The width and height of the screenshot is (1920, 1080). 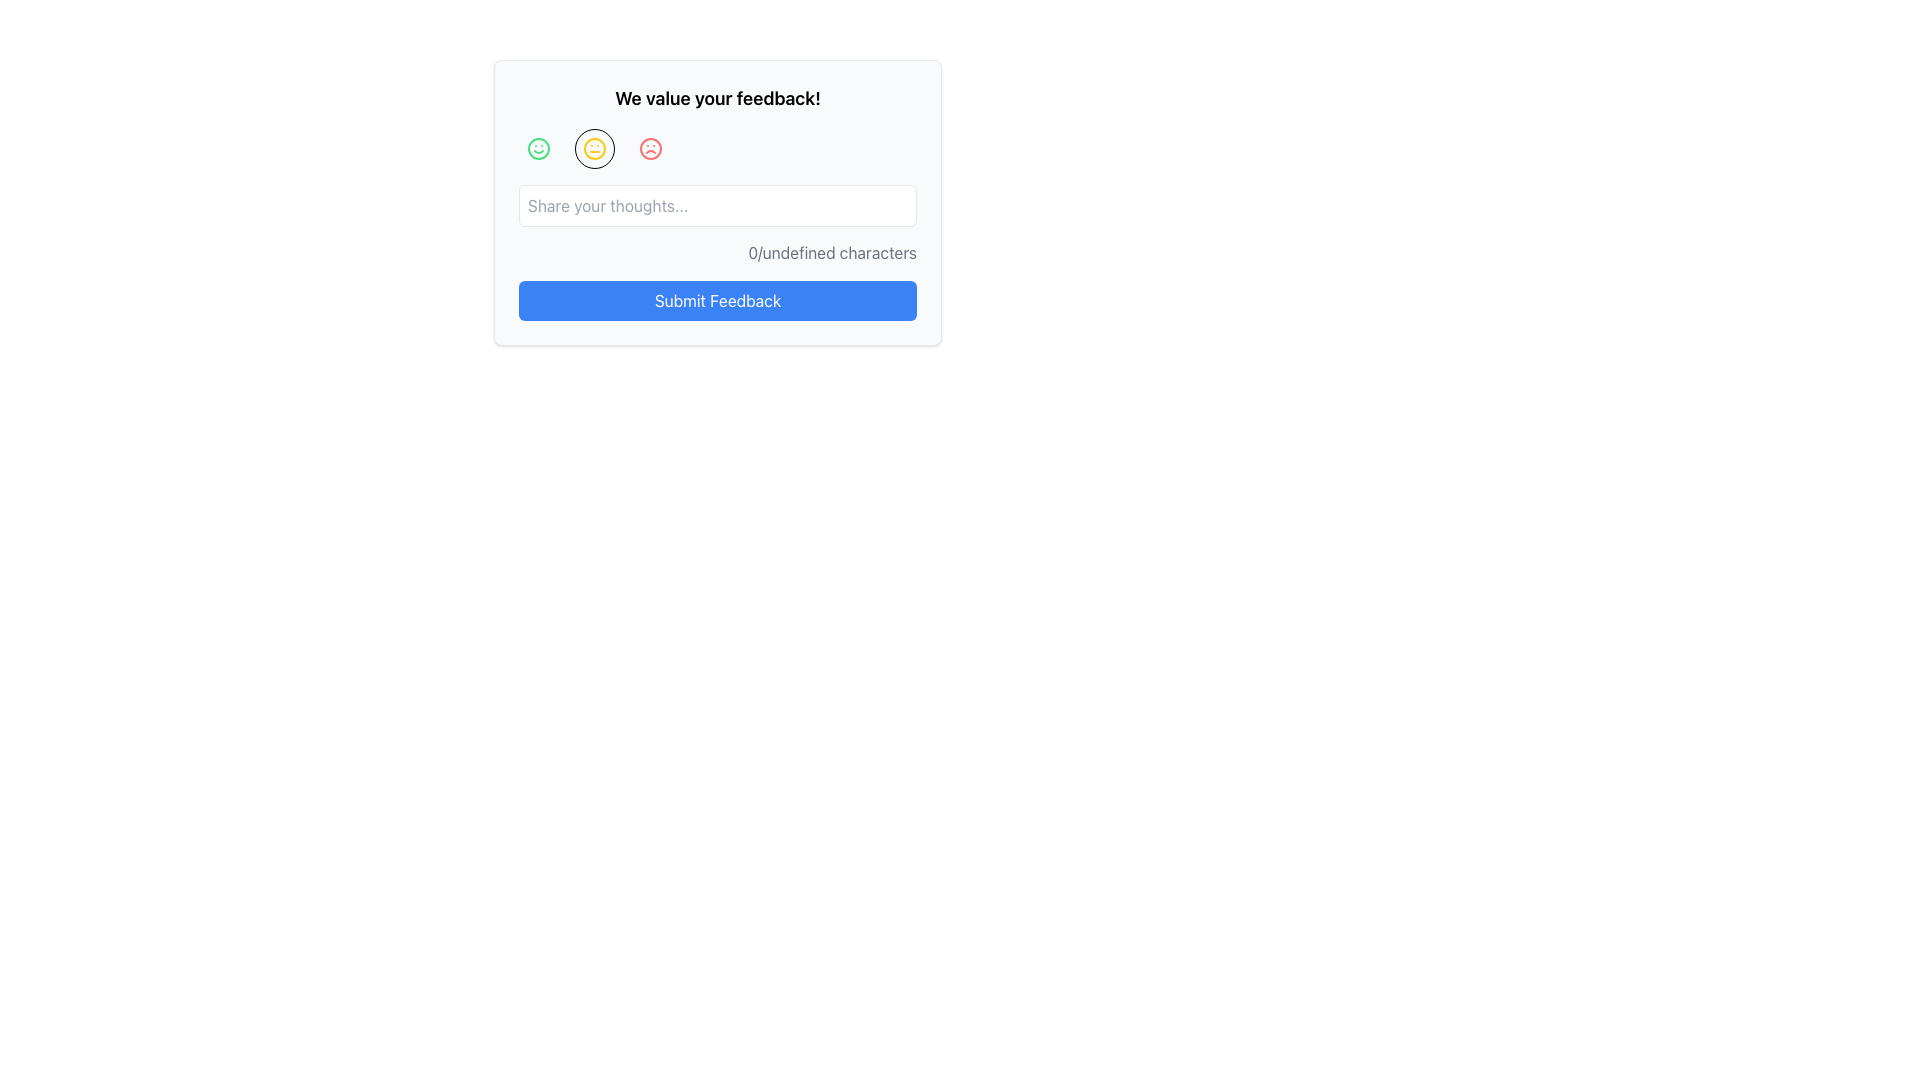 What do you see at coordinates (651, 148) in the screenshot?
I see `the circular SVG graphic of the sad face icon, which is the third feedback icon in the sequence` at bounding box center [651, 148].